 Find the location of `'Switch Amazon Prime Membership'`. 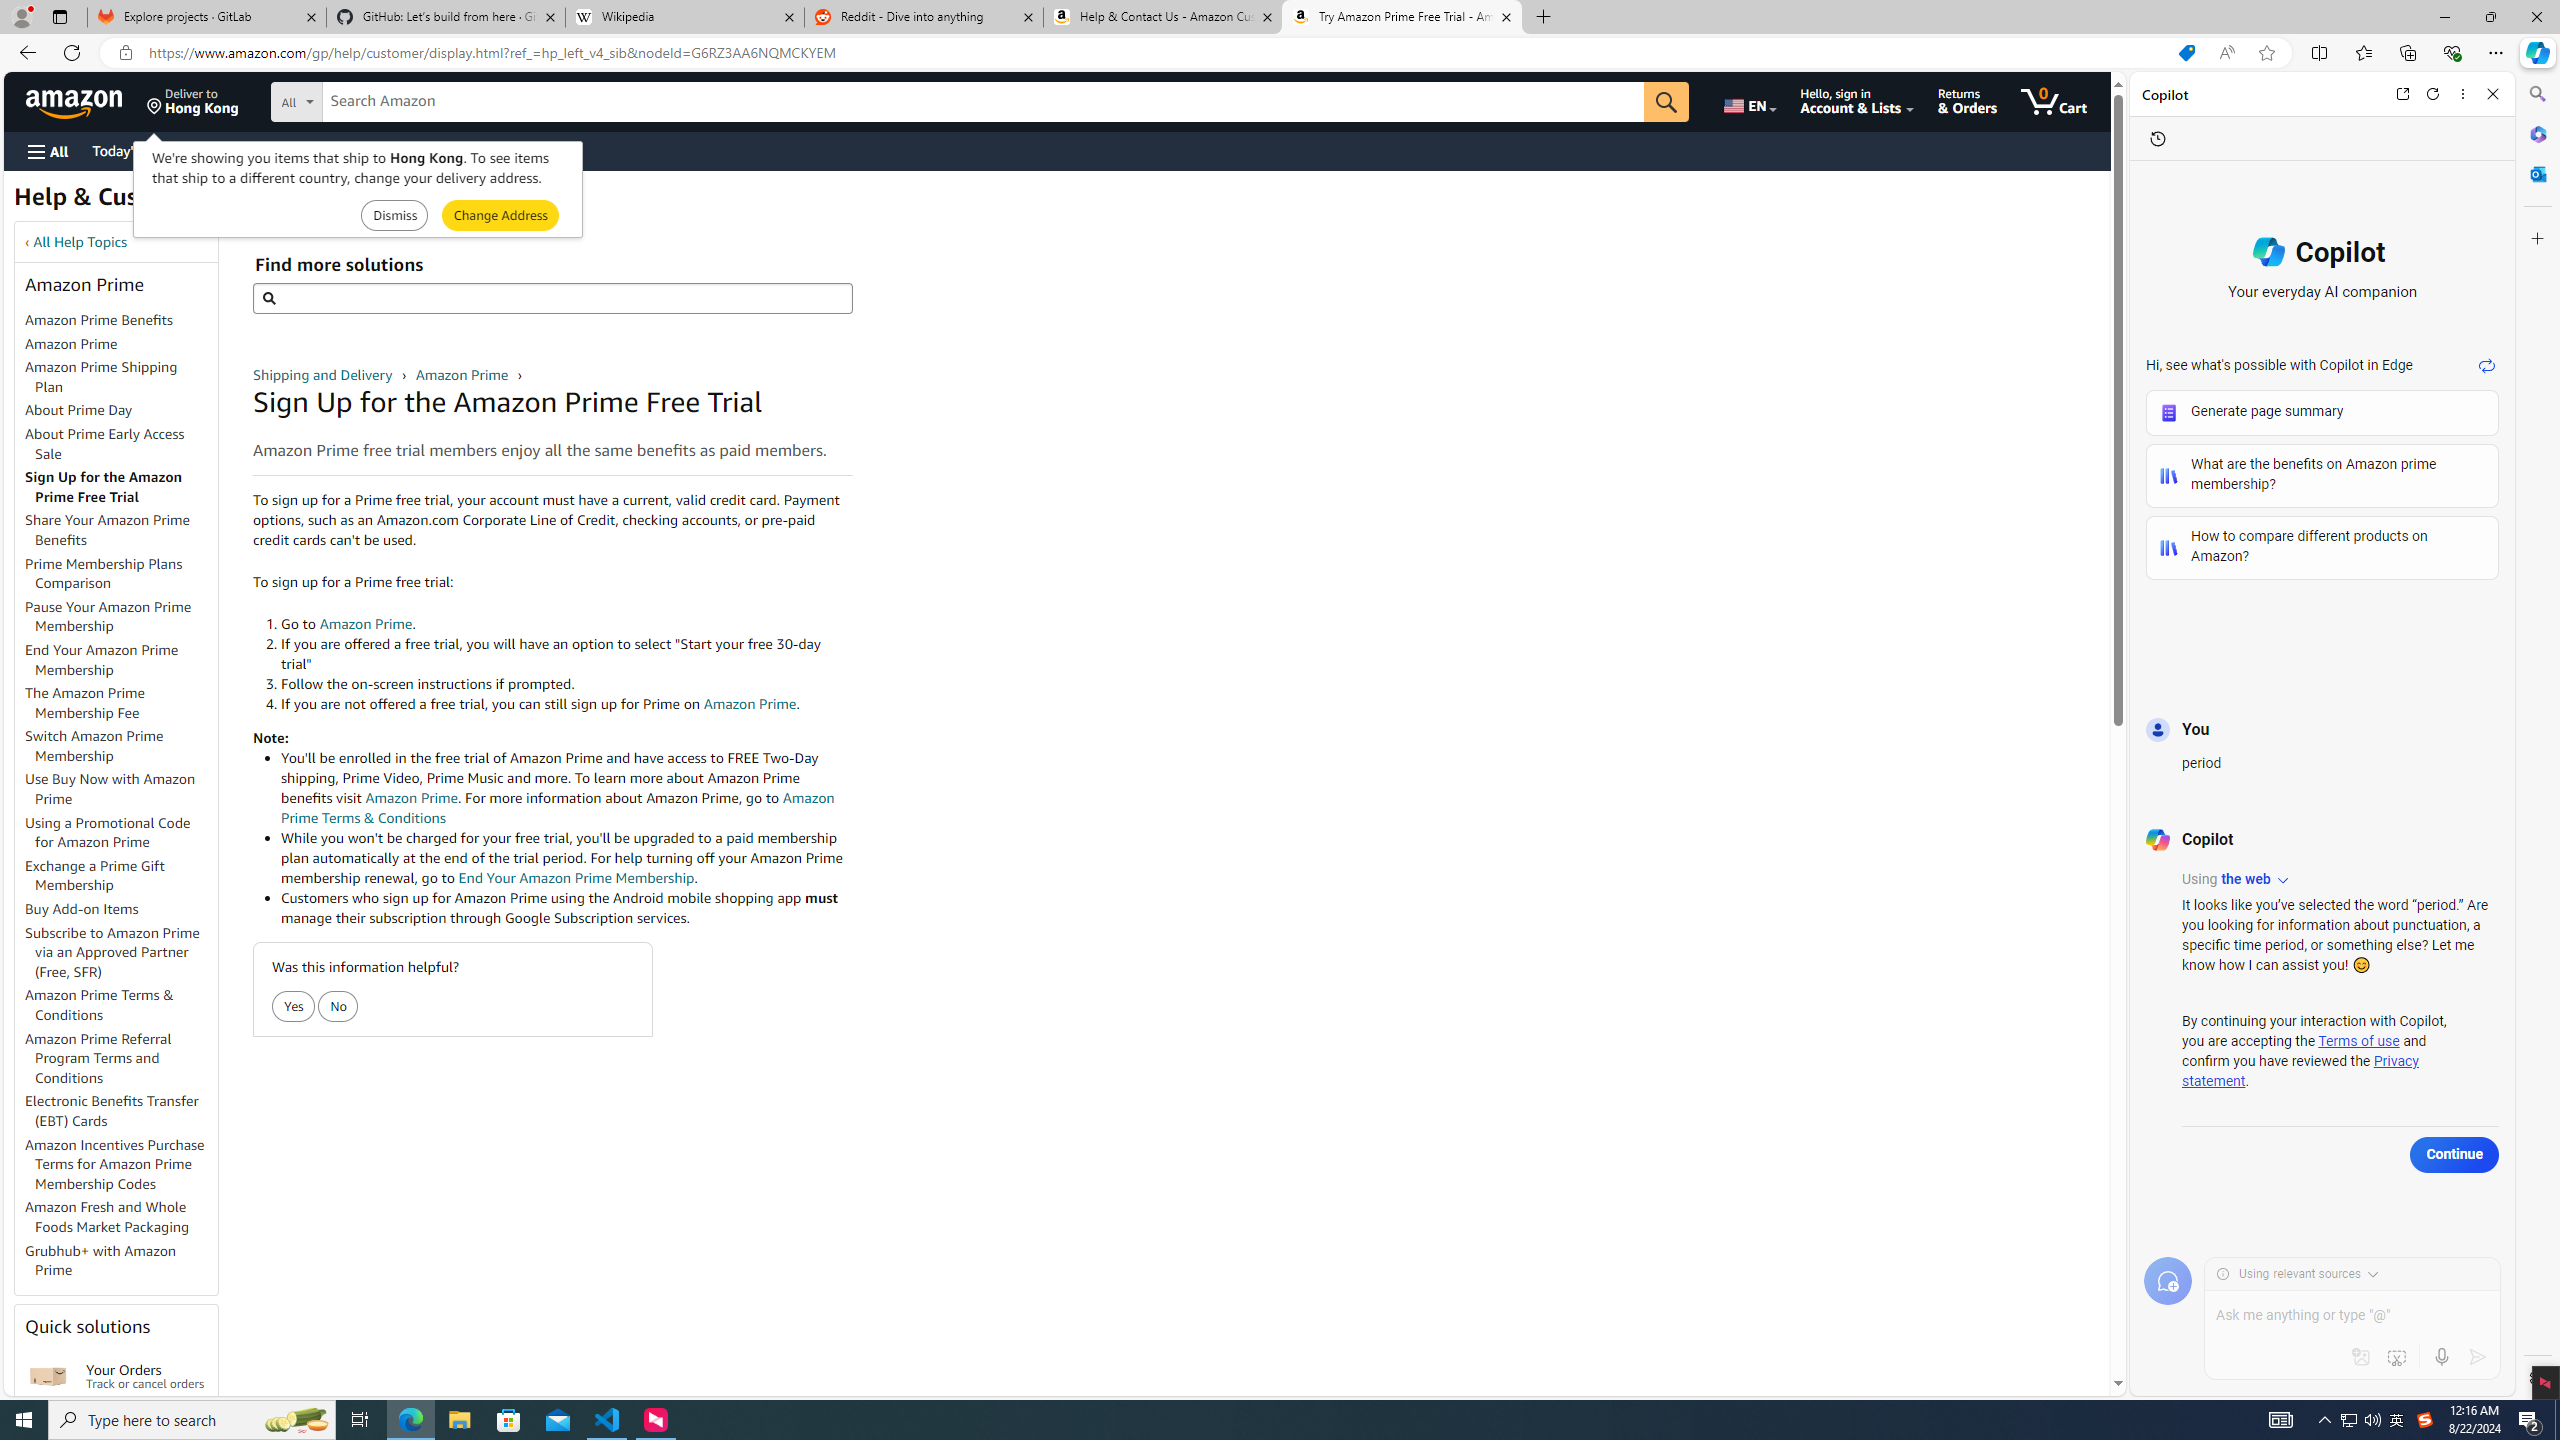

'Switch Amazon Prime Membership' is located at coordinates (121, 746).